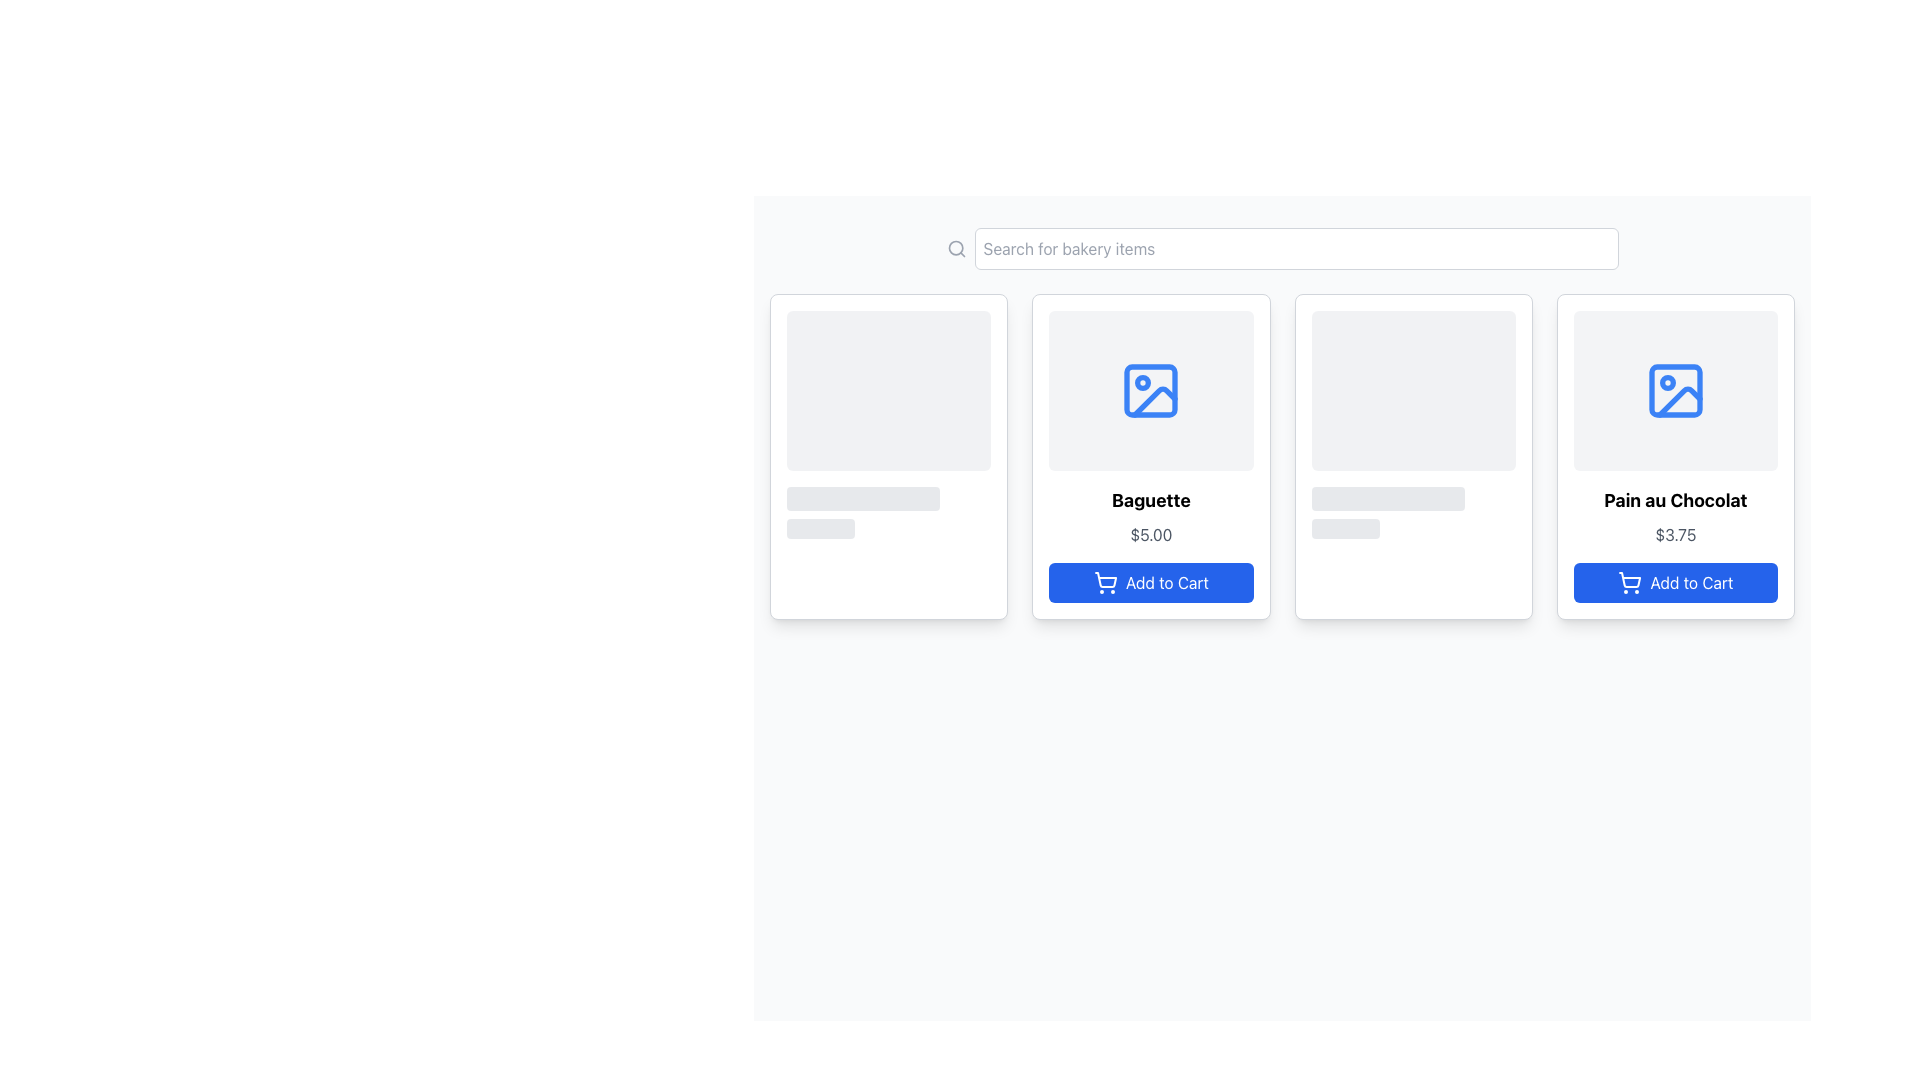 The height and width of the screenshot is (1080, 1920). What do you see at coordinates (954, 247) in the screenshot?
I see `the Circle element that represents the search icon, which is slightly to the left of its center within the magnifying glass icon` at bounding box center [954, 247].